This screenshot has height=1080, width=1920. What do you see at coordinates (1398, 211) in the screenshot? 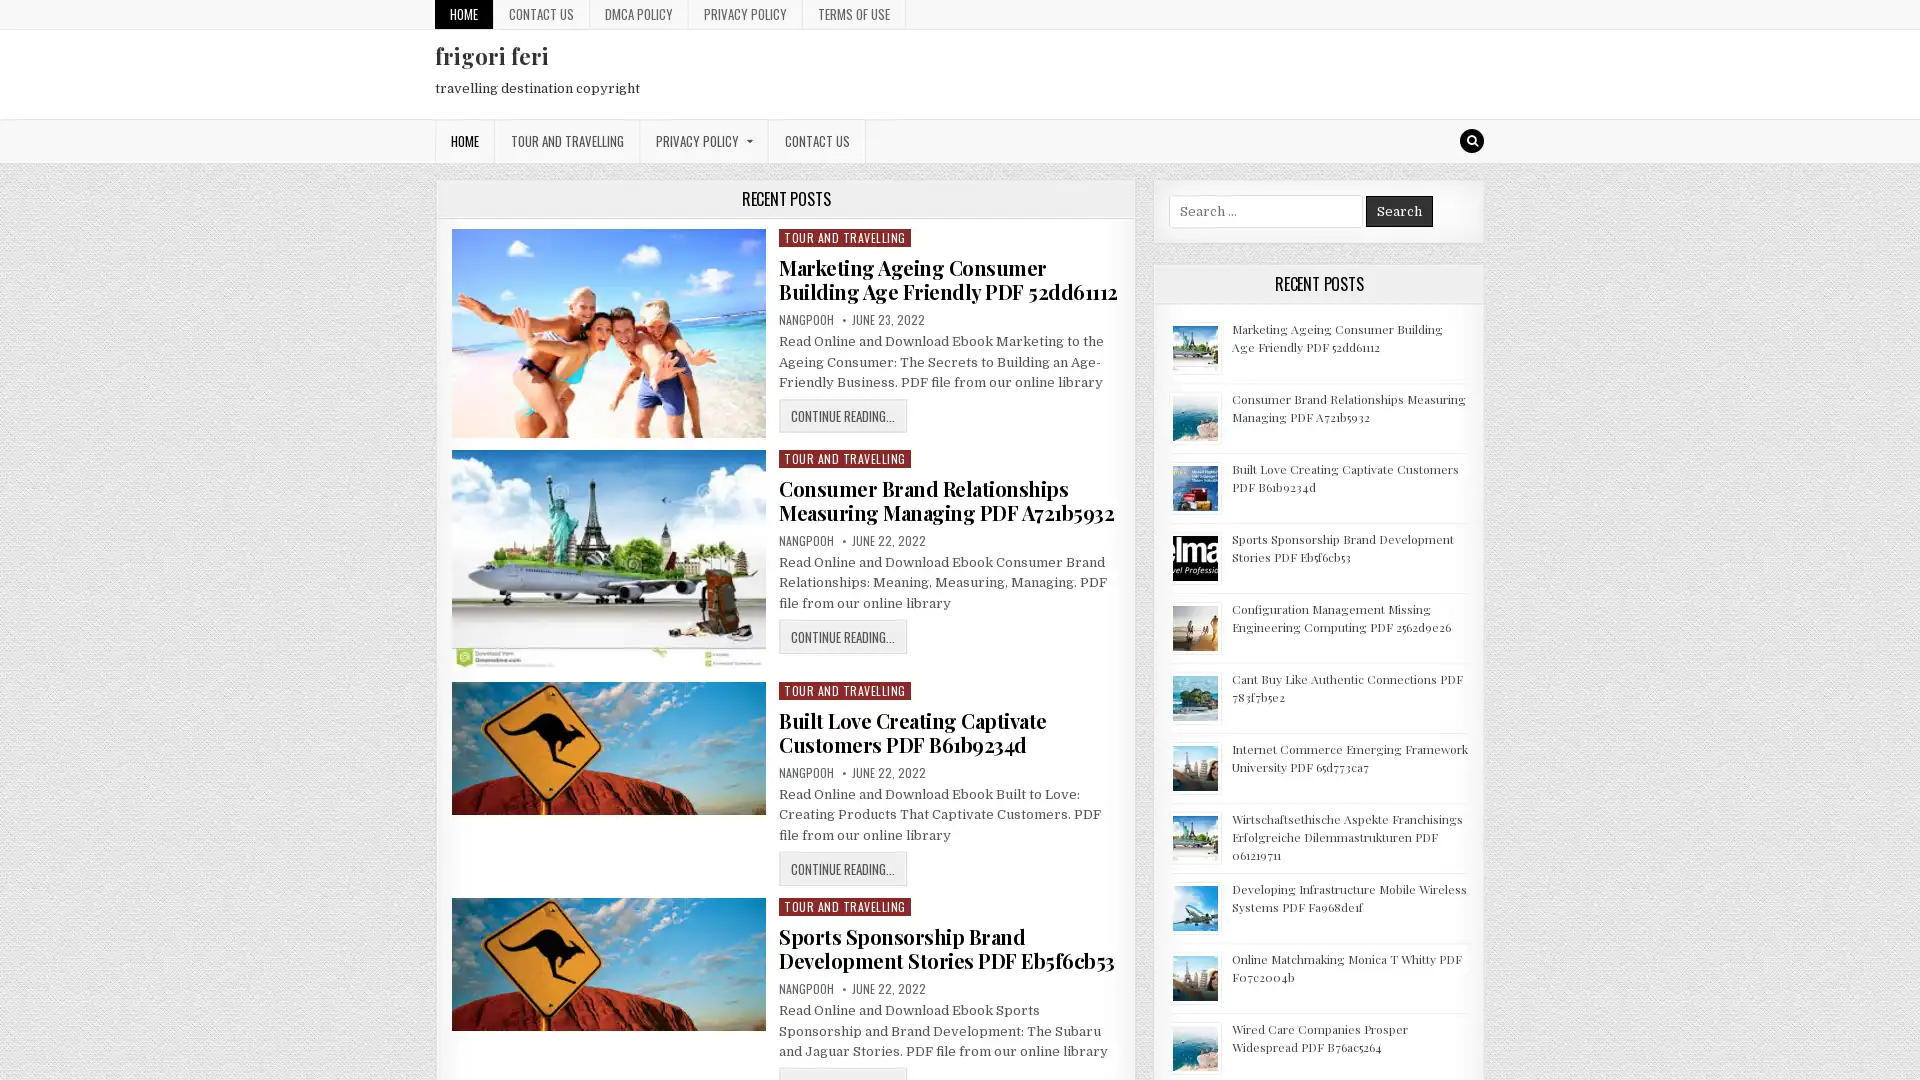
I see `Search` at bounding box center [1398, 211].